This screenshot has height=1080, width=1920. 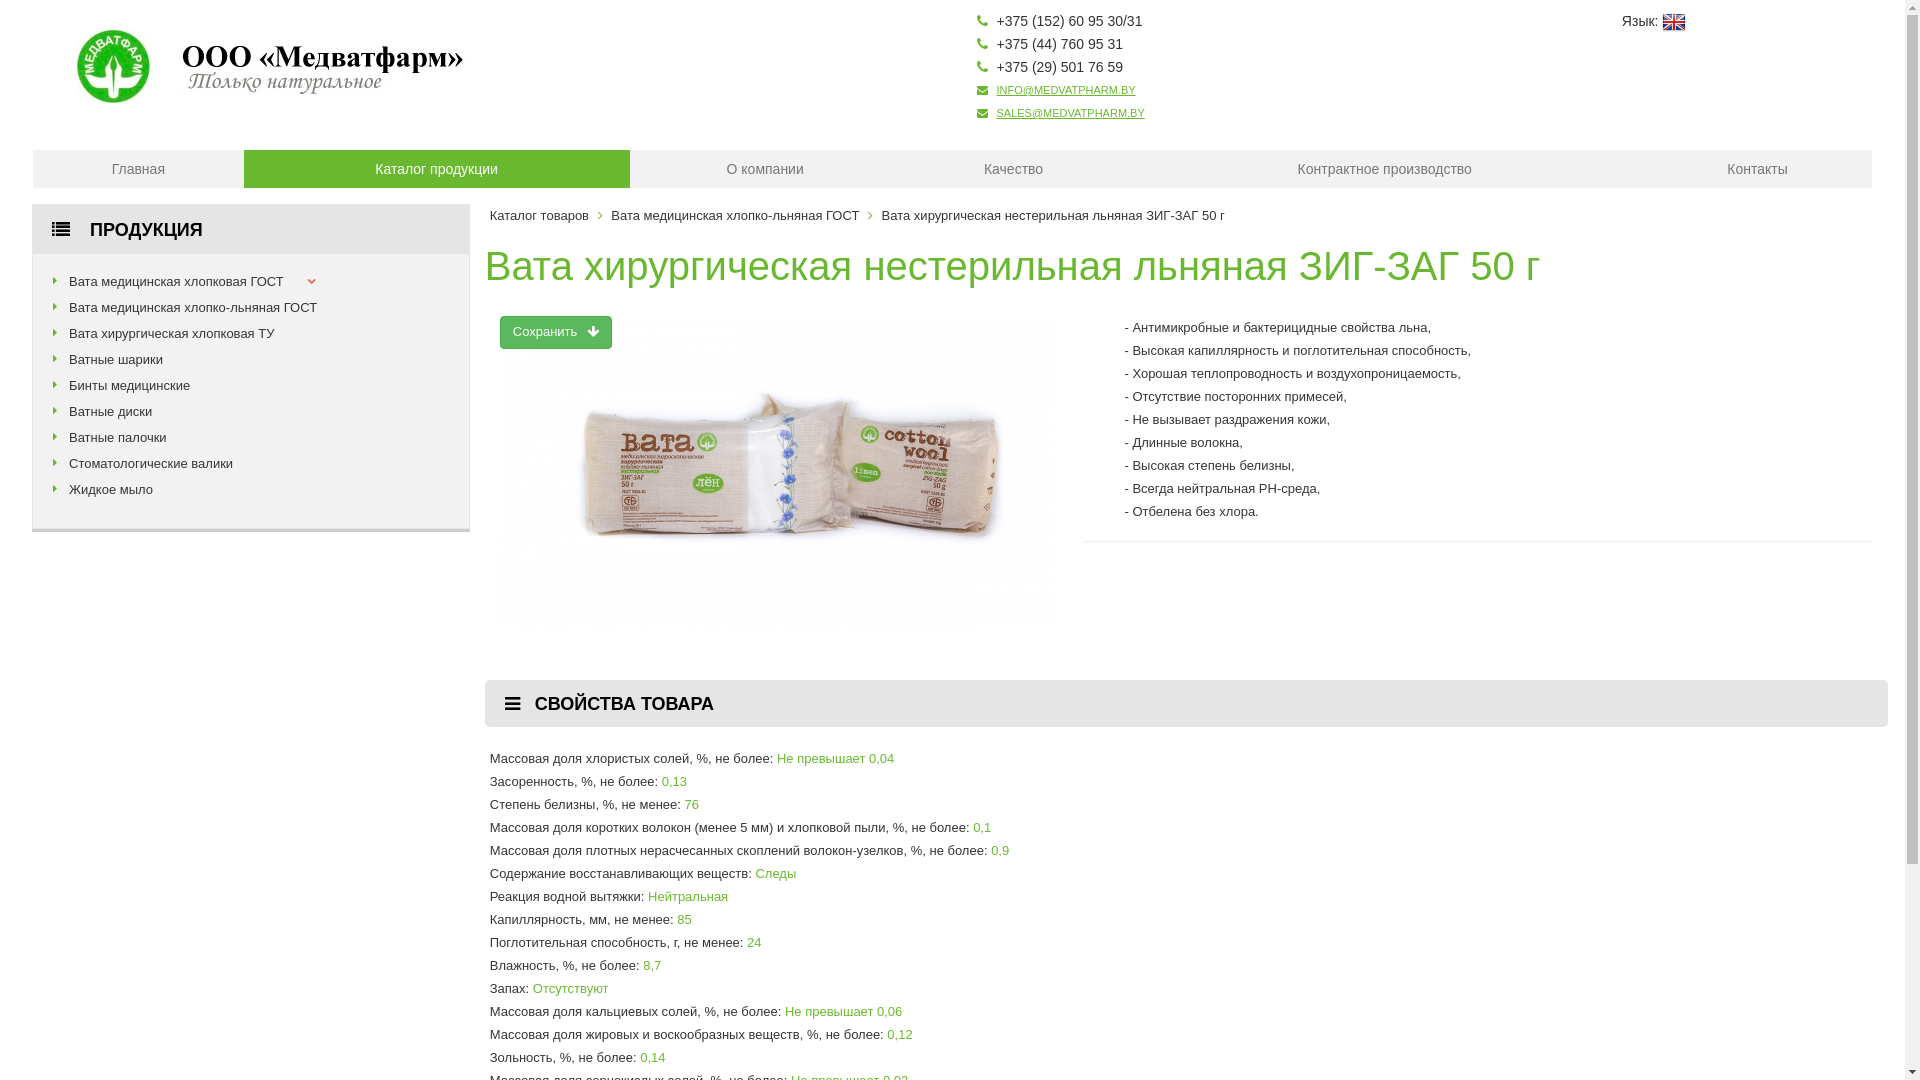 What do you see at coordinates (1069, 112) in the screenshot?
I see `'SALES@MEDVATPHARM.BY'` at bounding box center [1069, 112].